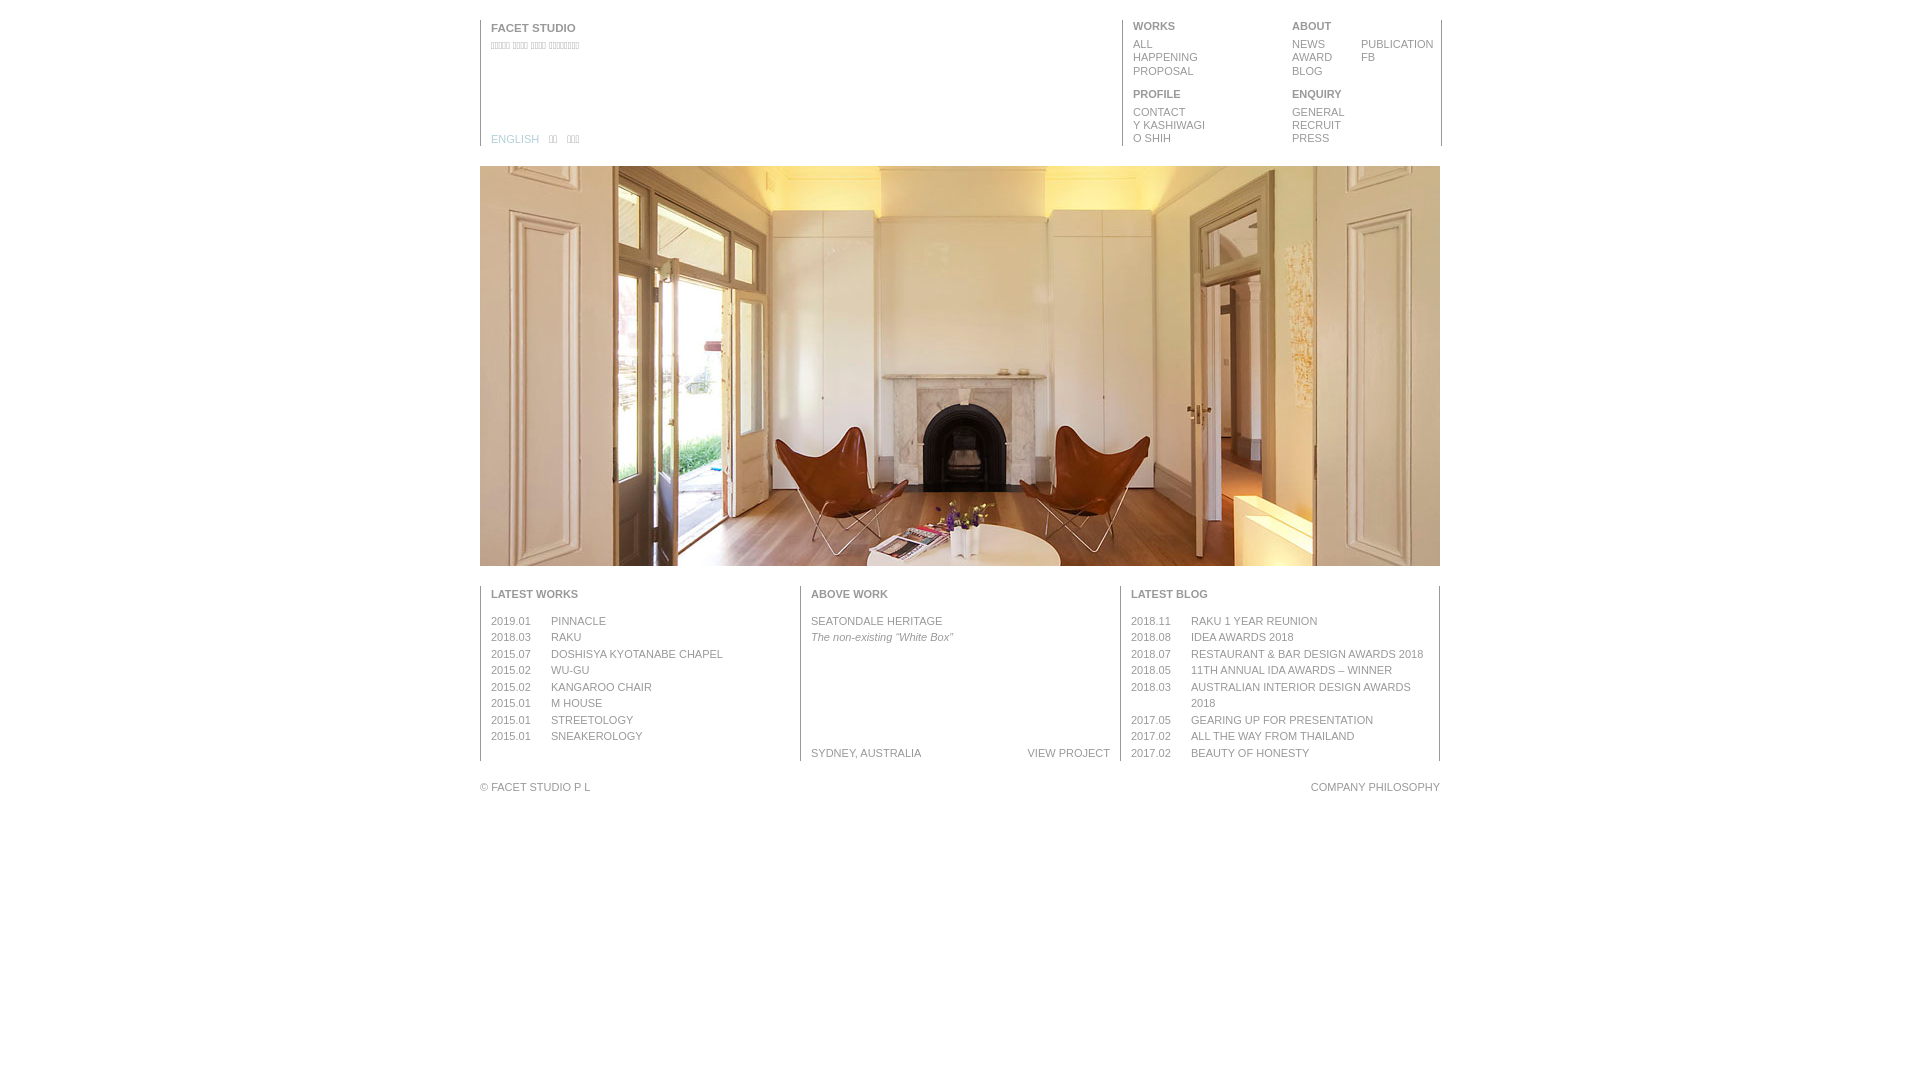 Image resolution: width=1920 pixels, height=1080 pixels. Describe the element at coordinates (1329, 44) in the screenshot. I see `'NEWS'` at that location.